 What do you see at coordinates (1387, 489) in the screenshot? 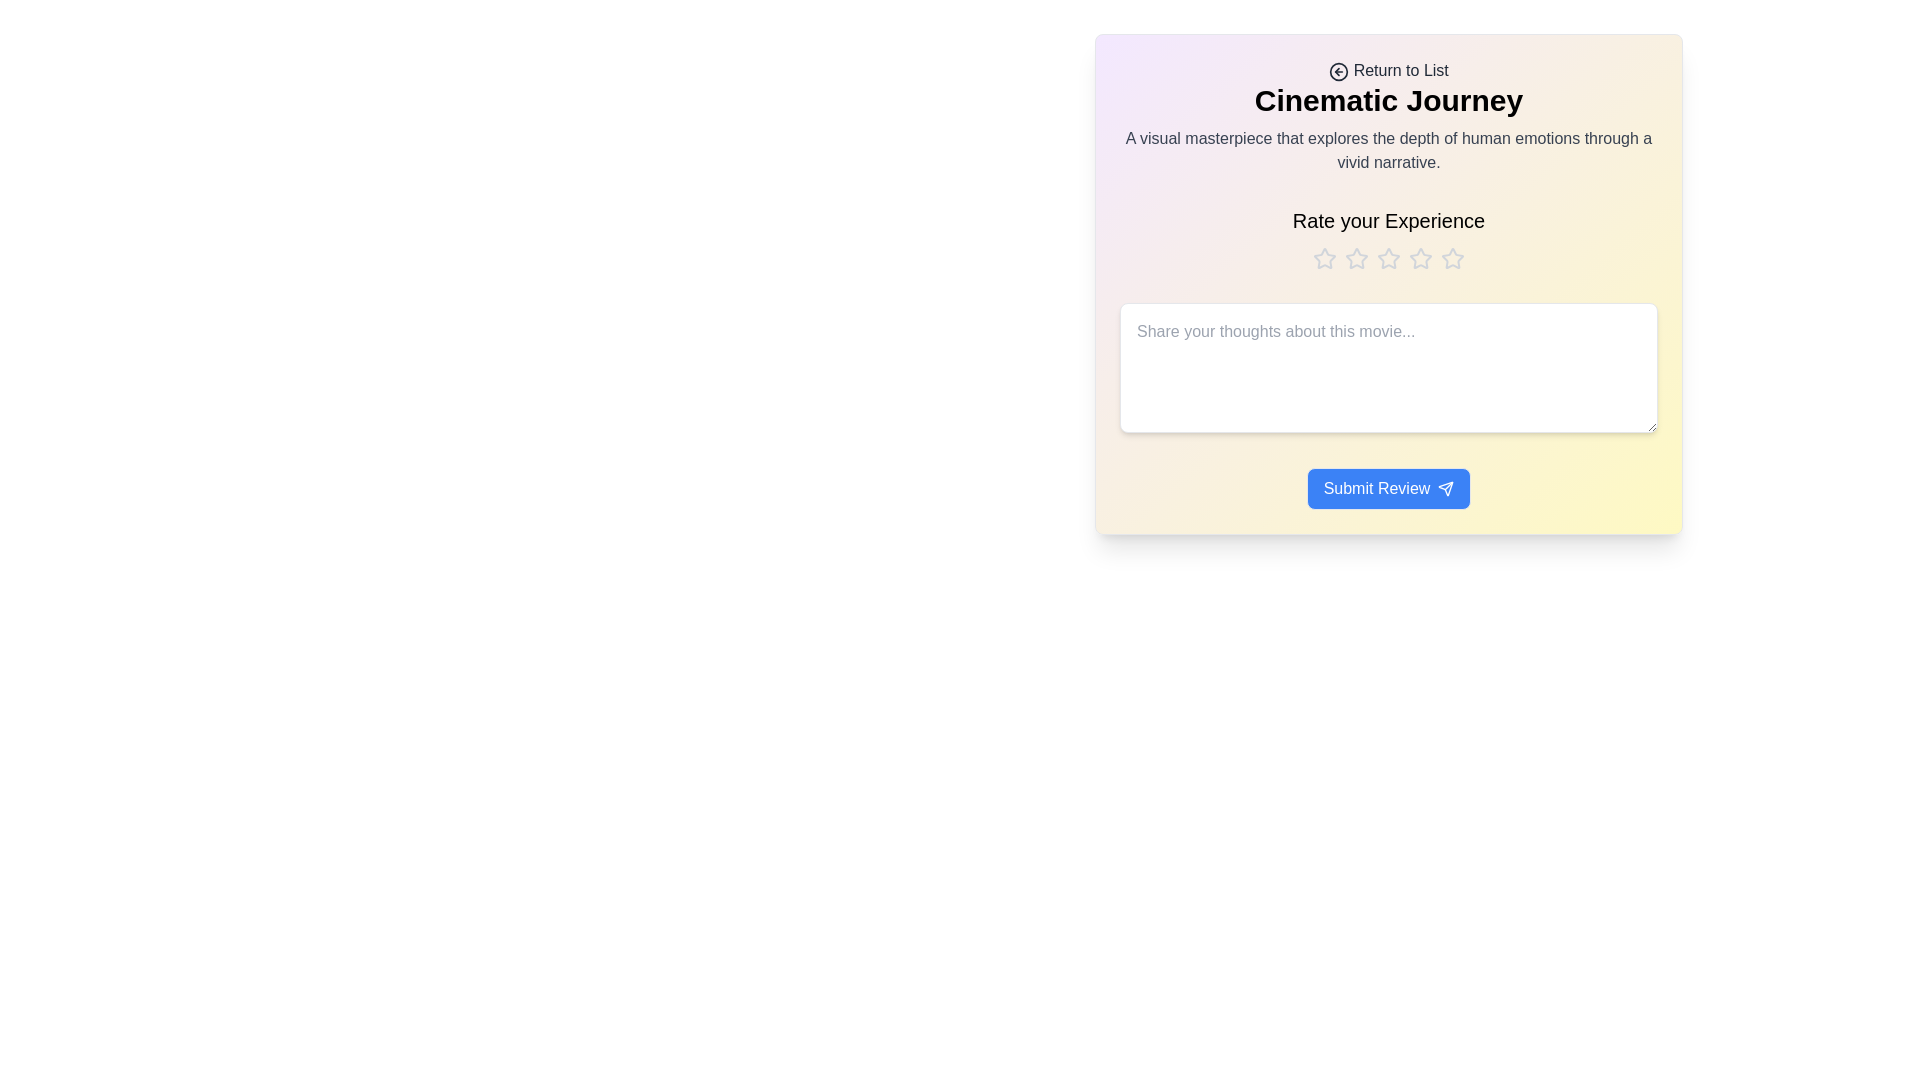
I see `the review submission button located at the bottom center of the review card layout` at bounding box center [1387, 489].